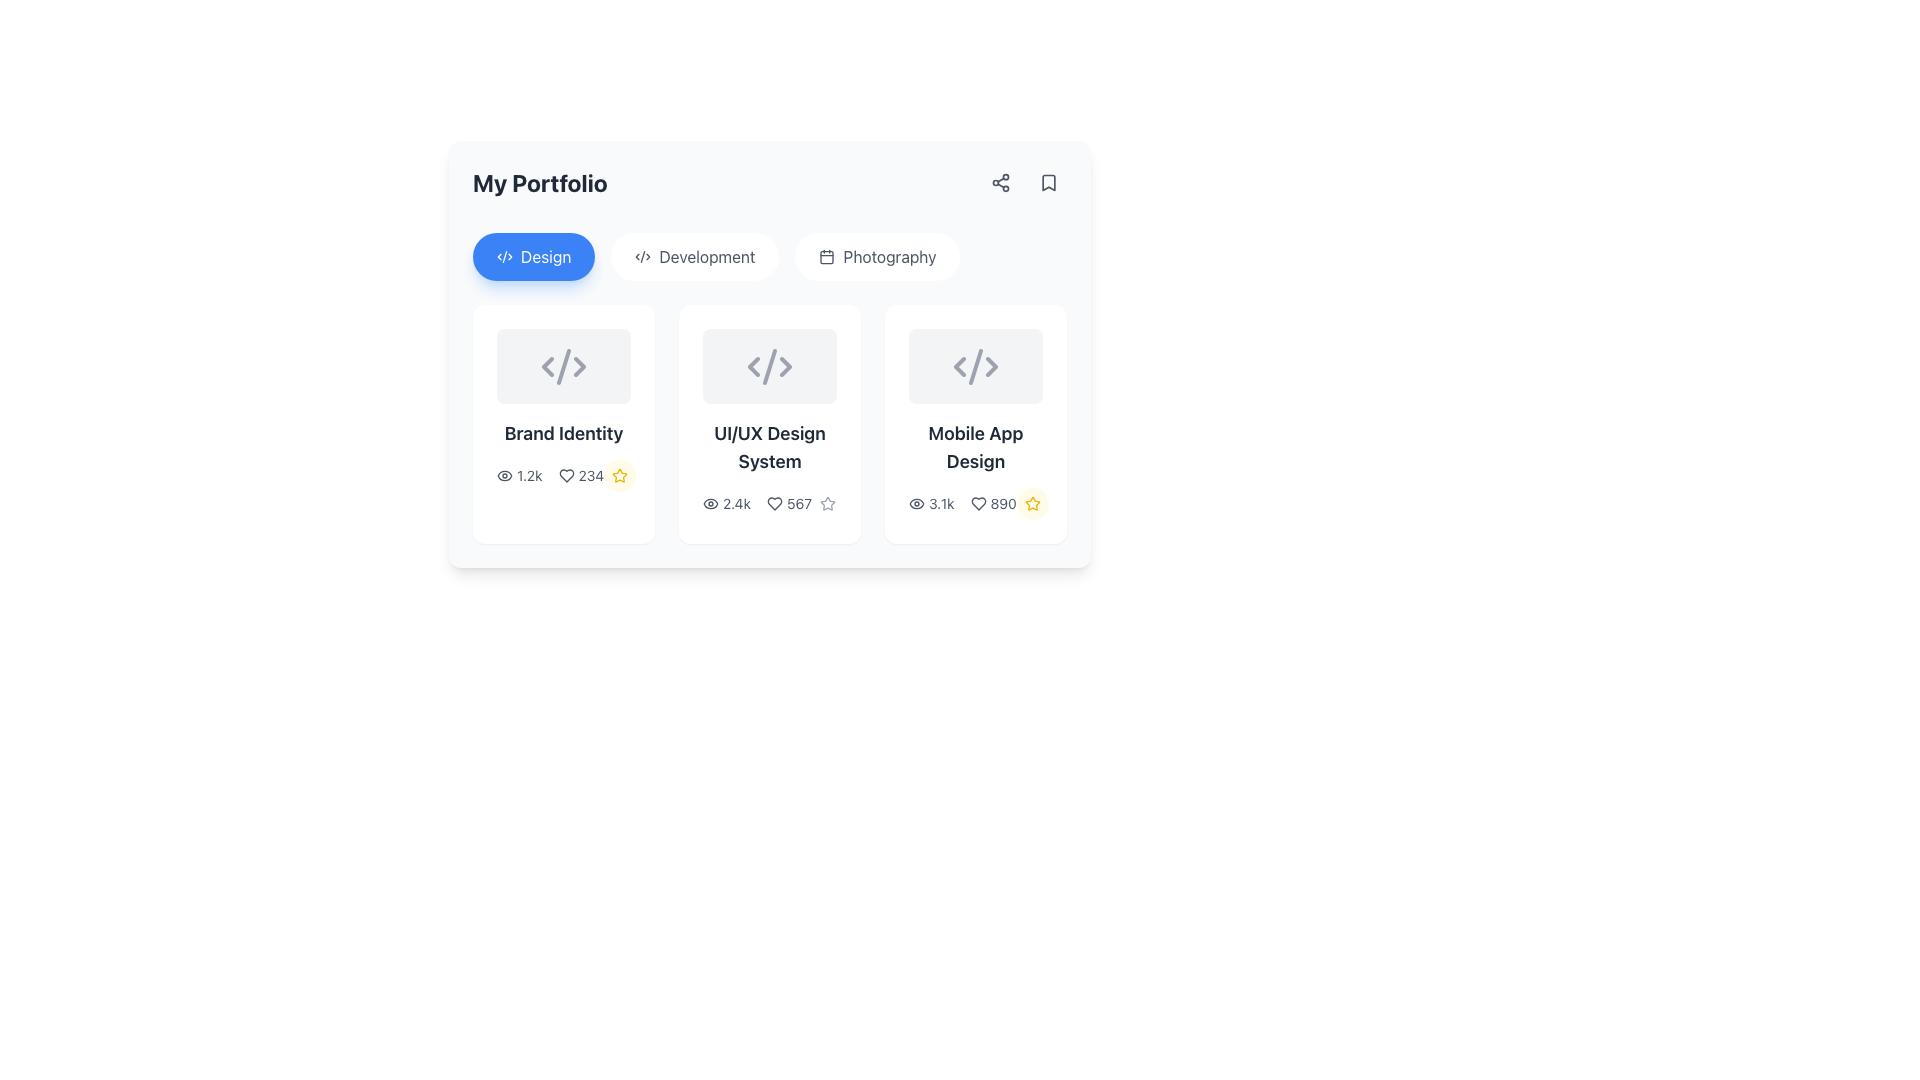 This screenshot has width=1920, height=1080. I want to click on the star icon button located at the bottom-right of the 'UI/UX Design System' card, so click(828, 503).